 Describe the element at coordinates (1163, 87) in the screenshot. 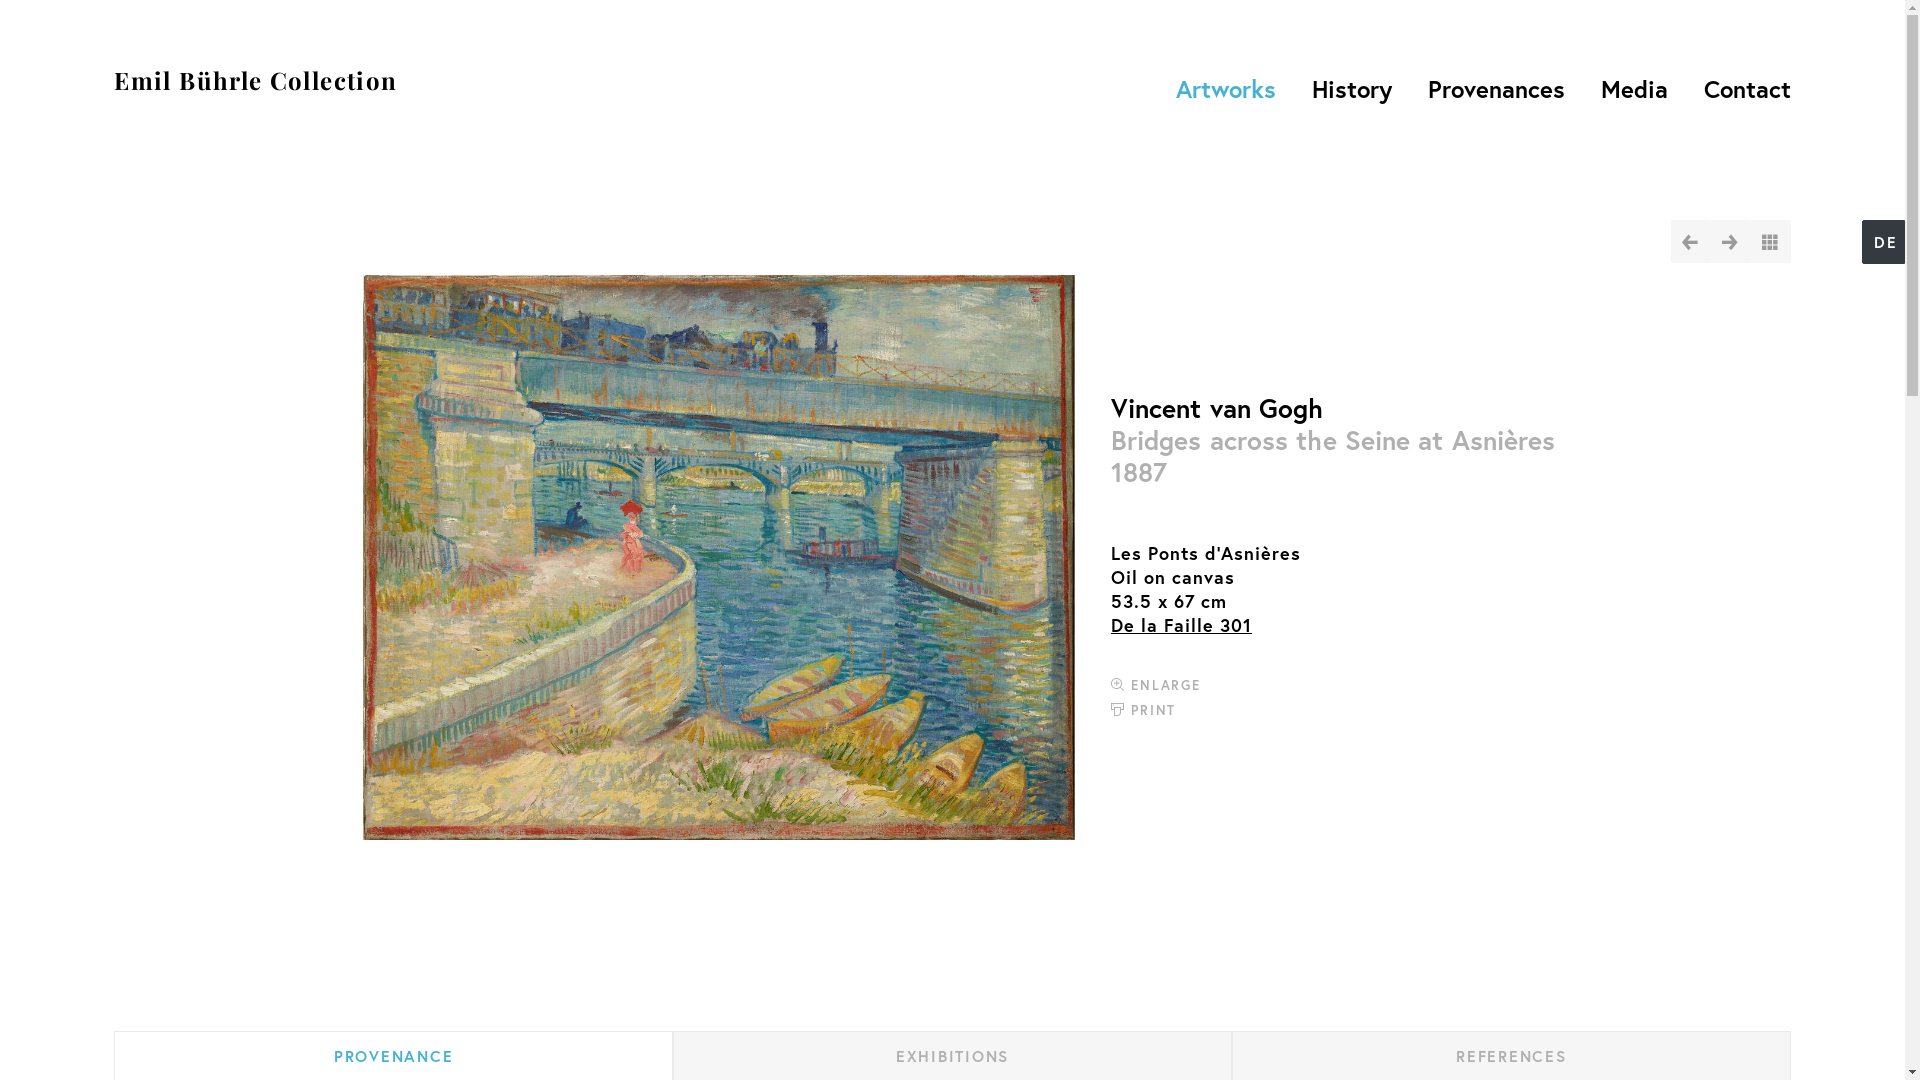

I see `'Artworks'` at that location.